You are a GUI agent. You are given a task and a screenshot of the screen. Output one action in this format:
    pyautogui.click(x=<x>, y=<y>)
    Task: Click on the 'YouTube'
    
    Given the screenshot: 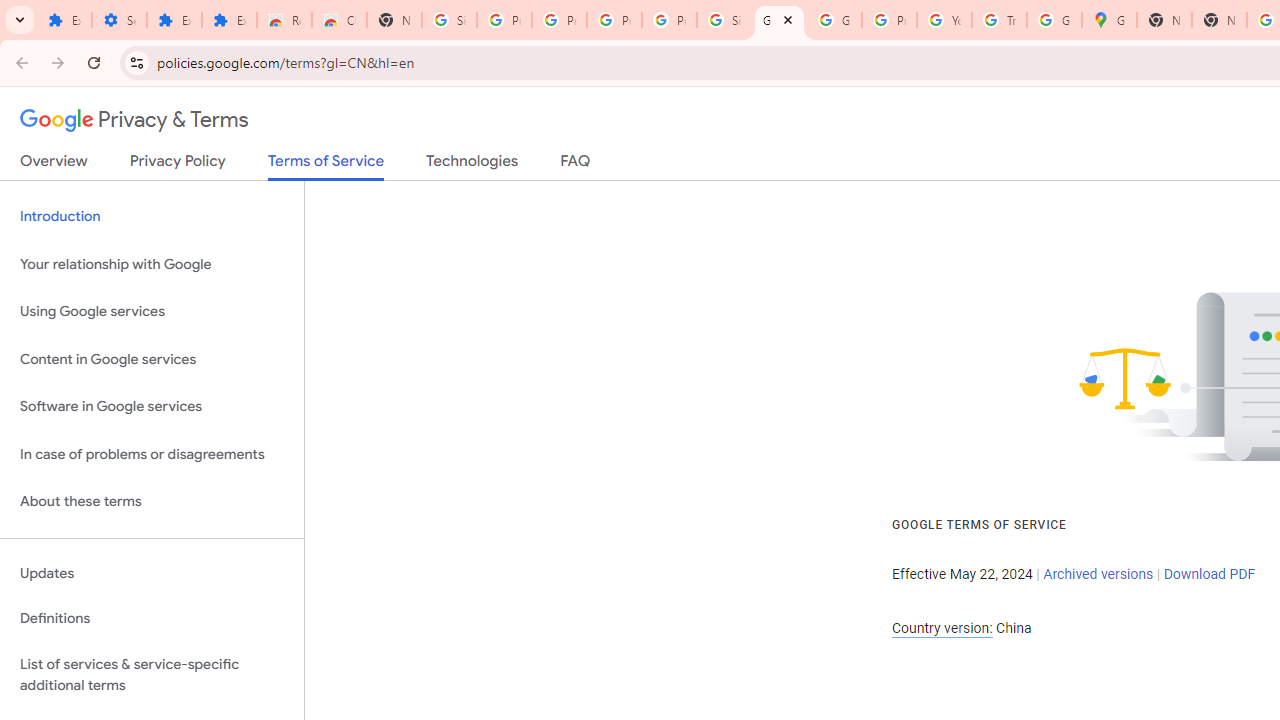 What is the action you would take?
    pyautogui.click(x=943, y=20)
    